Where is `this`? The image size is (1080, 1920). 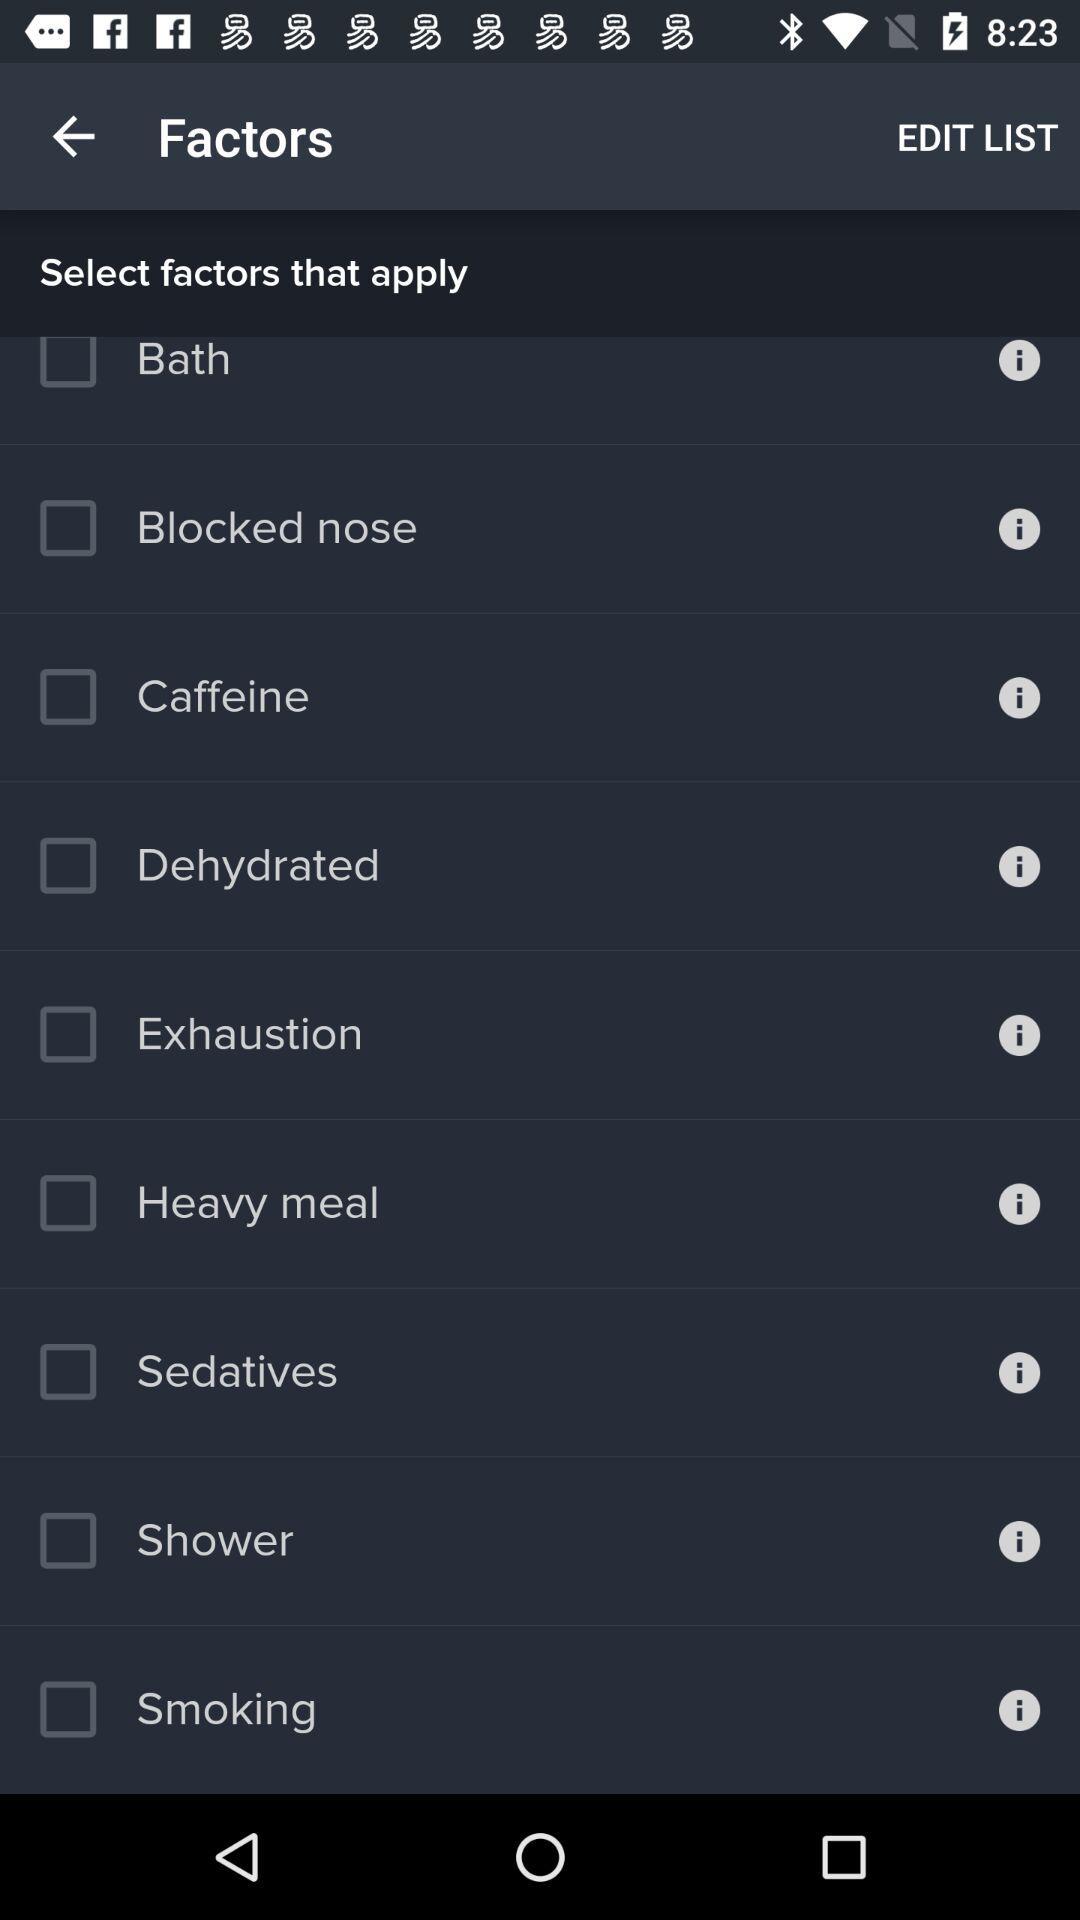
this is located at coordinates (1019, 528).